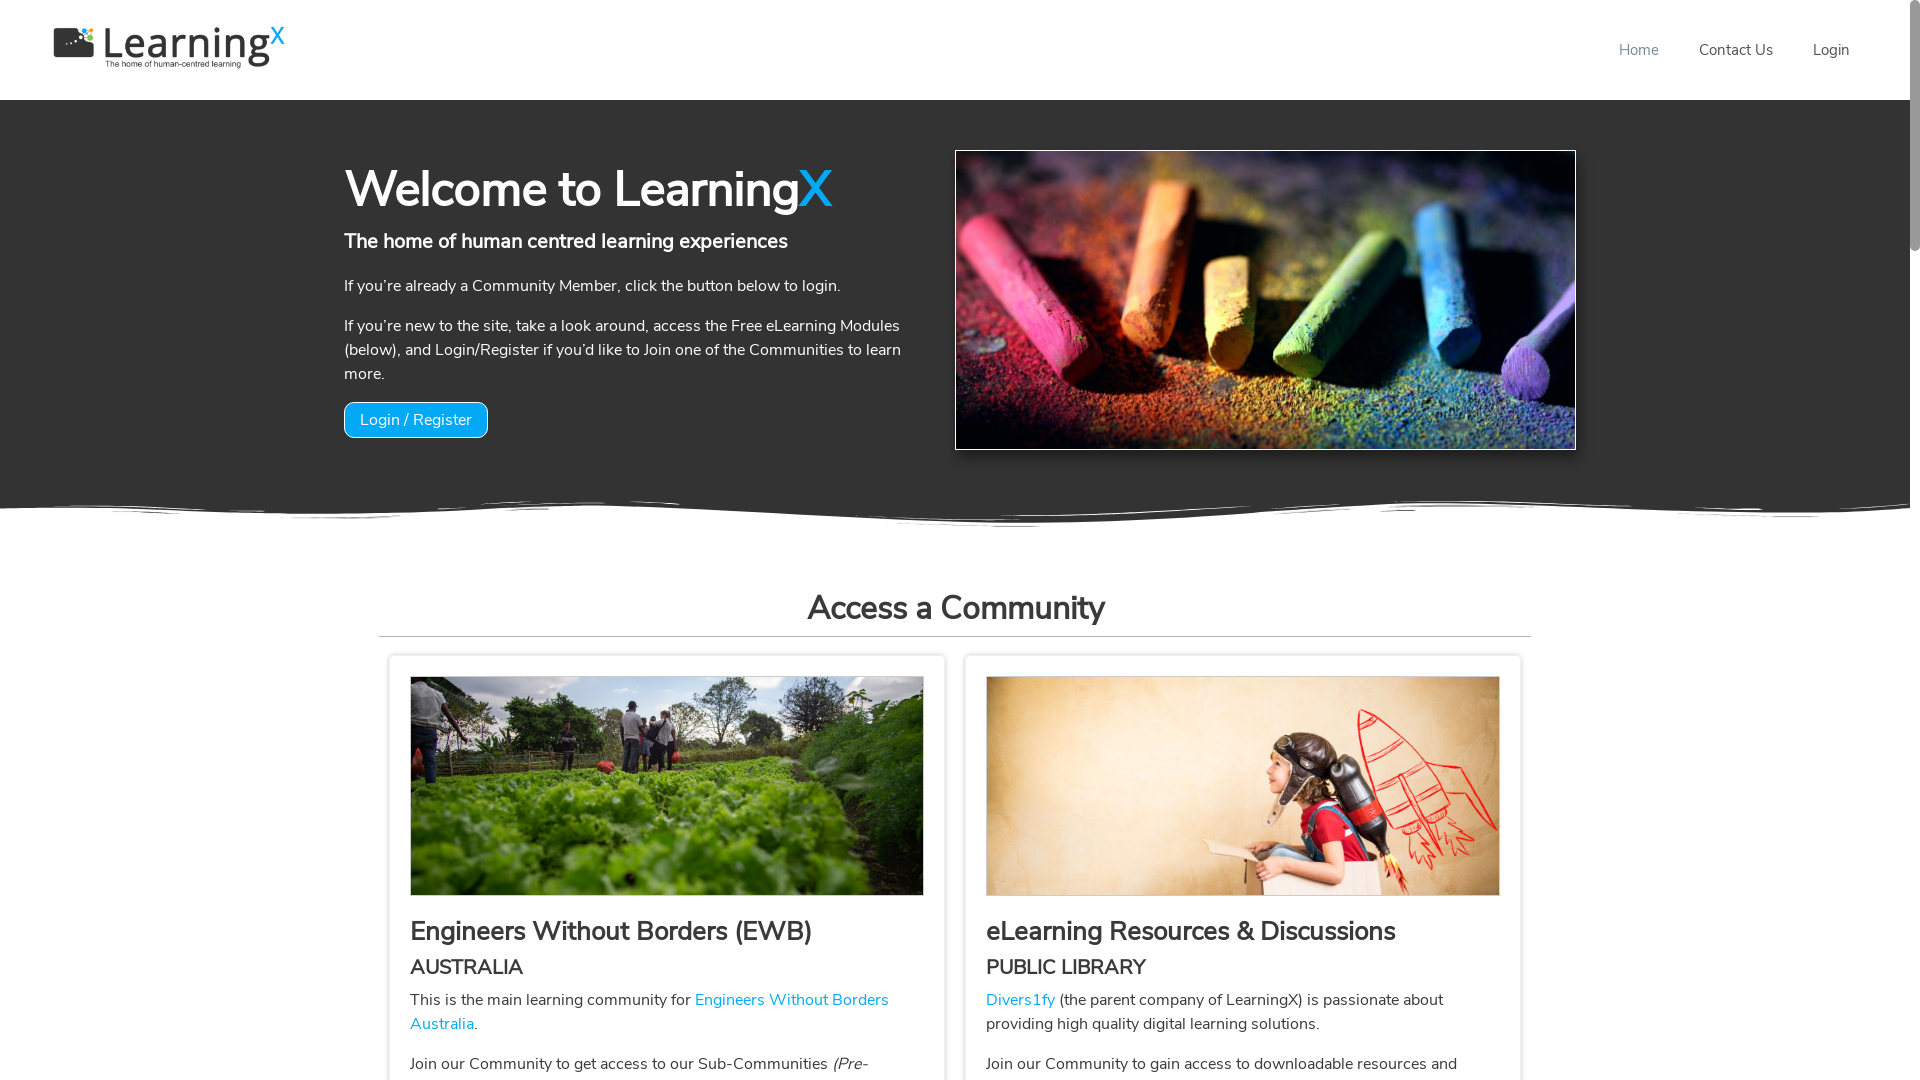  Describe the element at coordinates (1020, 999) in the screenshot. I see `'Divers1fy'` at that location.